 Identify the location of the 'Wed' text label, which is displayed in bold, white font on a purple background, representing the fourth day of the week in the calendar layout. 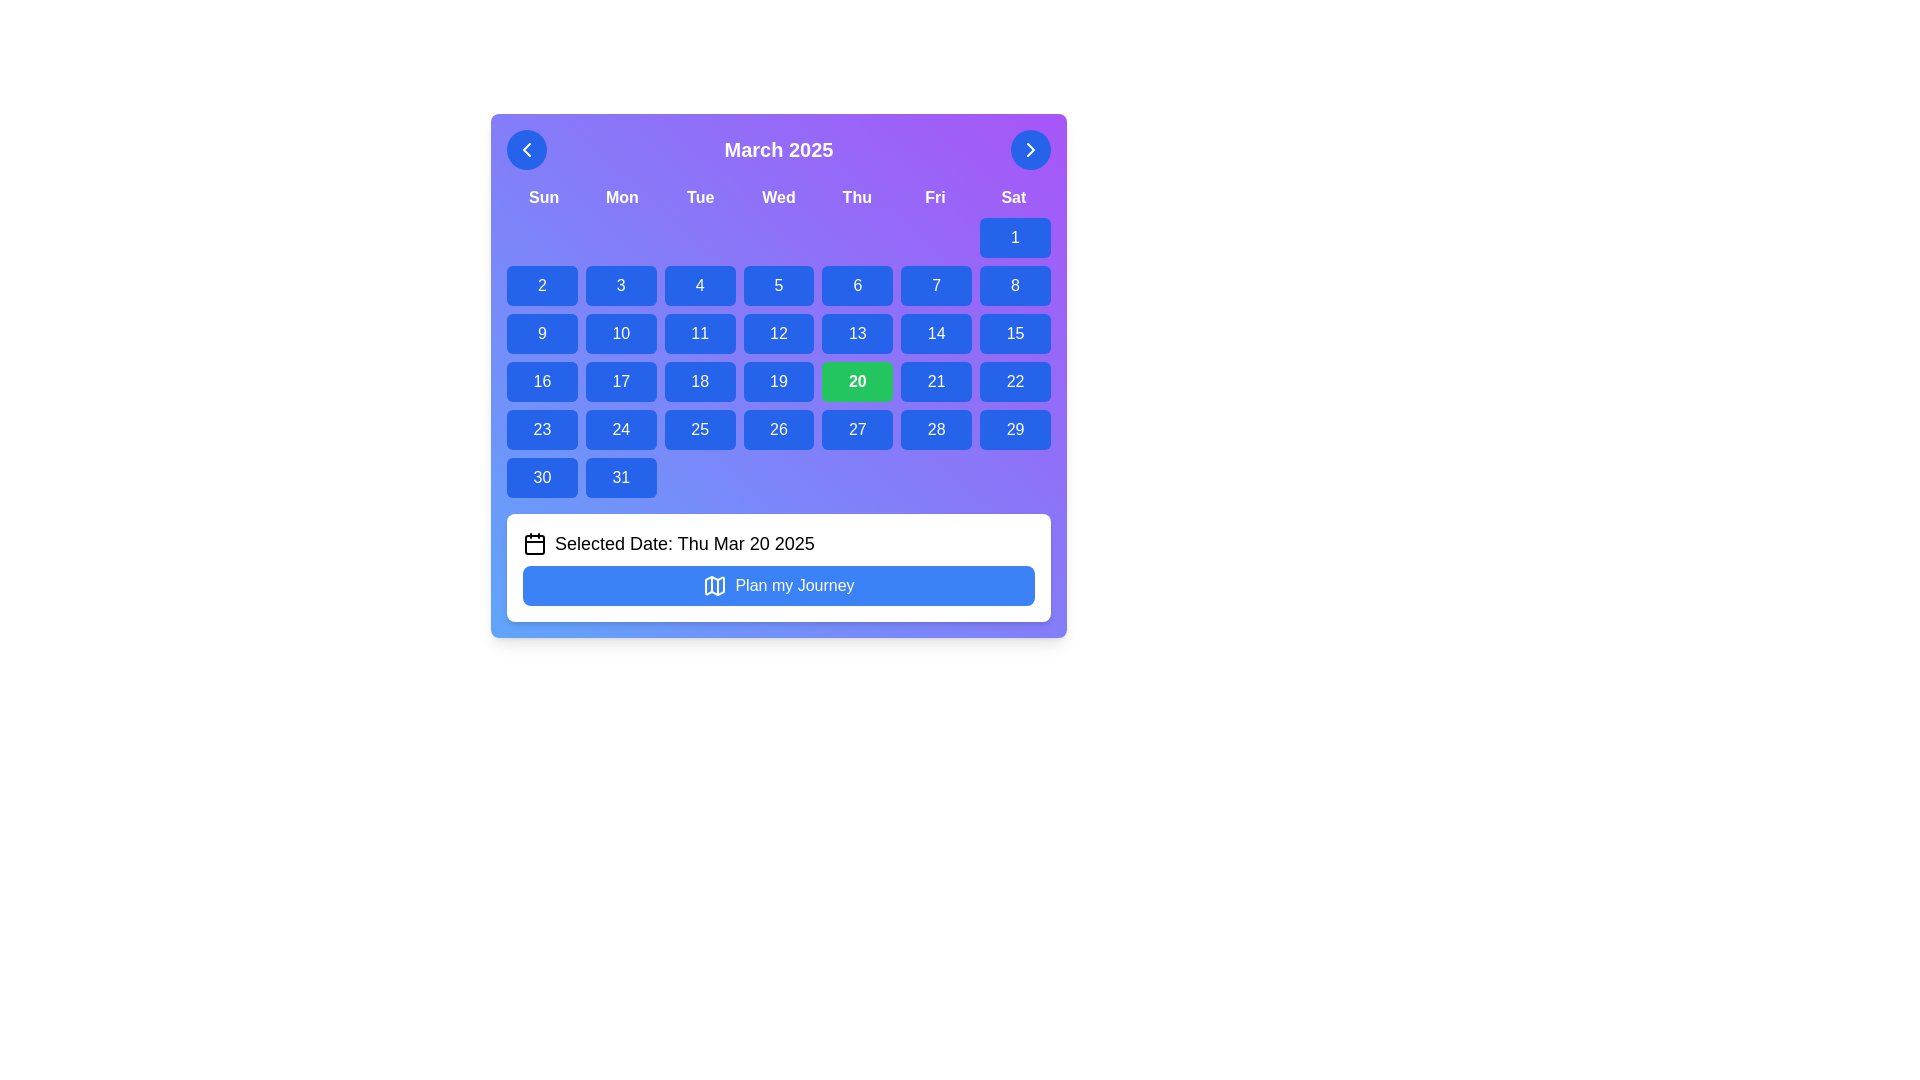
(777, 197).